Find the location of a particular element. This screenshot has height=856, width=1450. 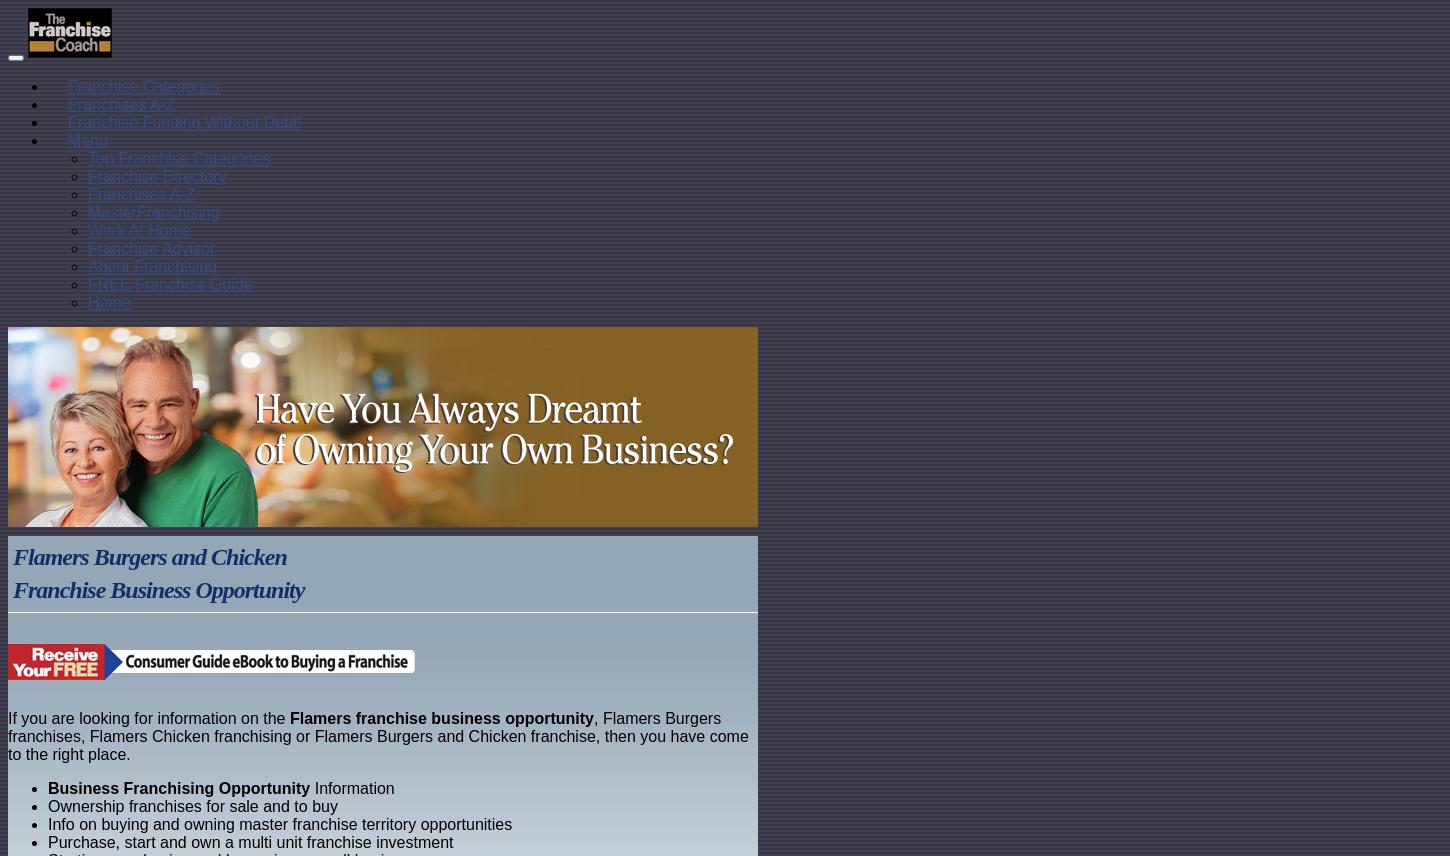

'Franchise Funding Without Debt!' is located at coordinates (183, 121).